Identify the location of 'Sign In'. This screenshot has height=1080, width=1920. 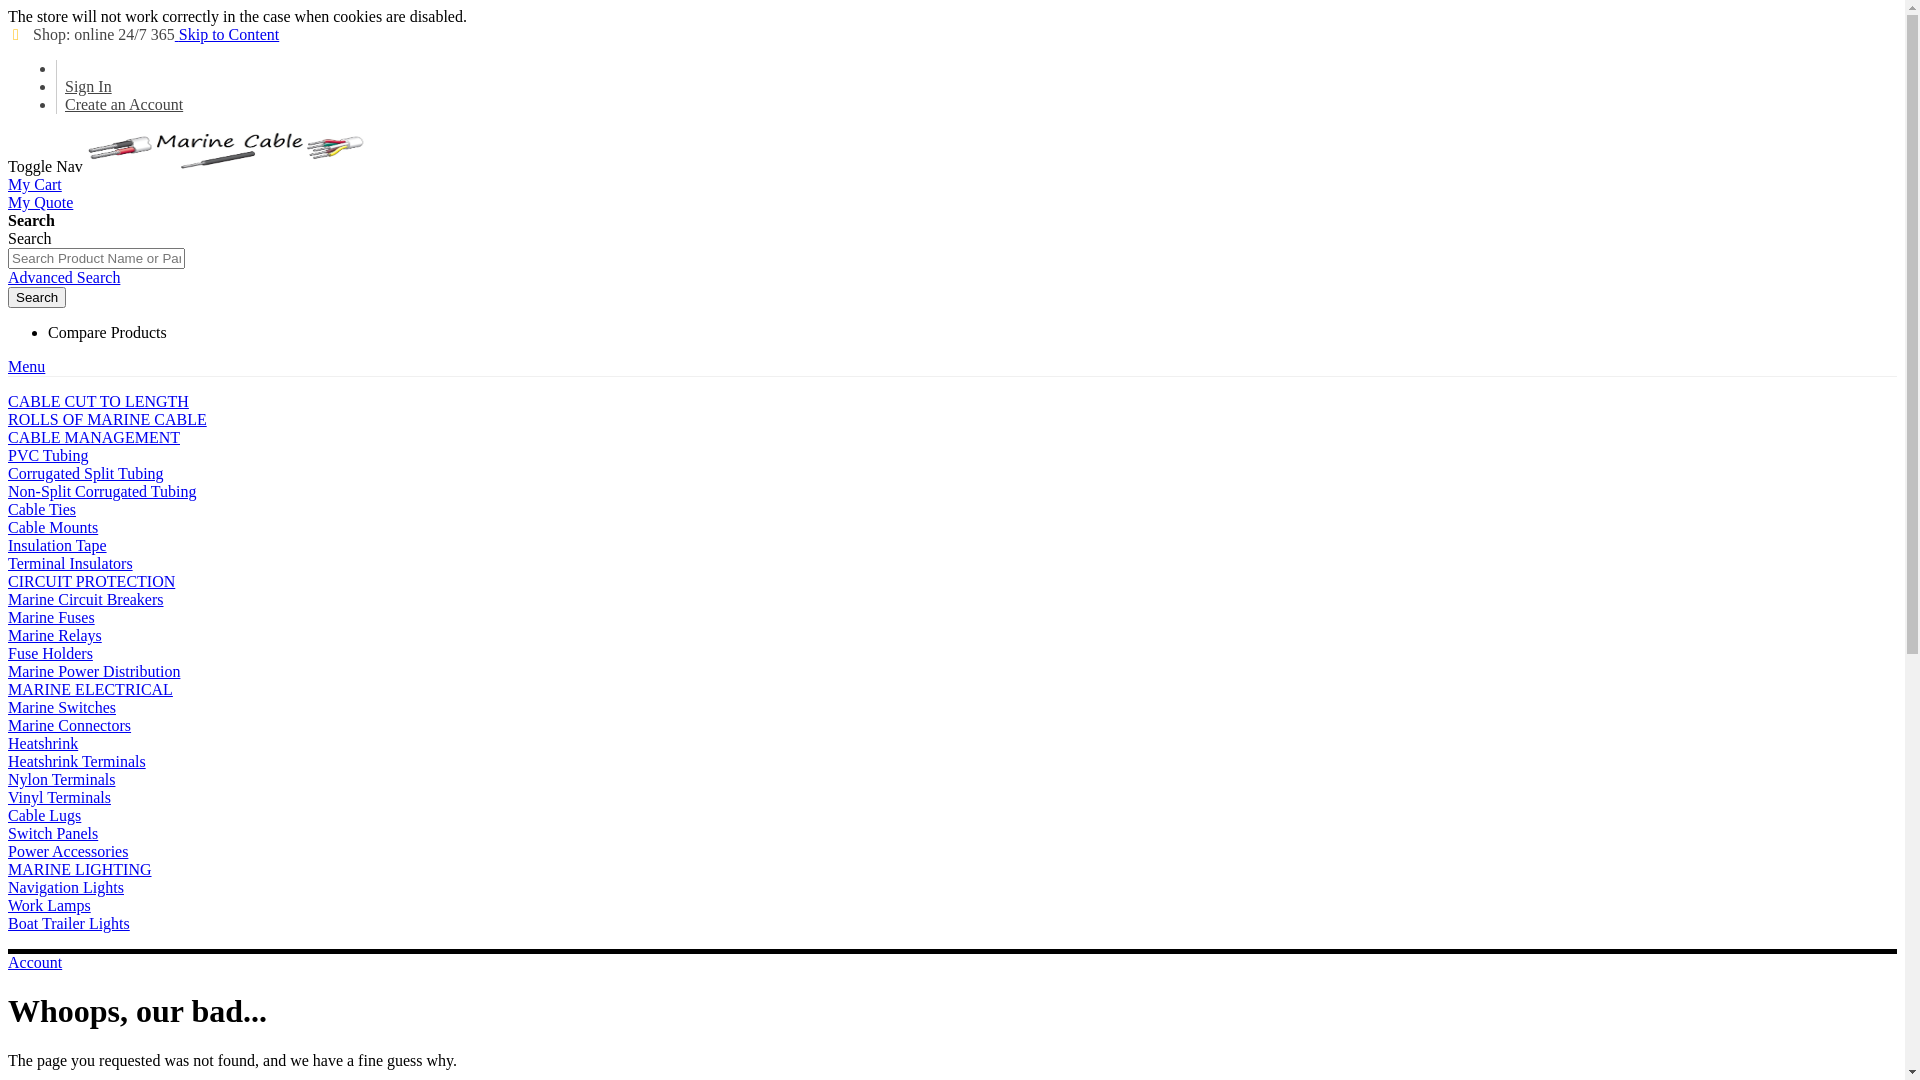
(65, 85).